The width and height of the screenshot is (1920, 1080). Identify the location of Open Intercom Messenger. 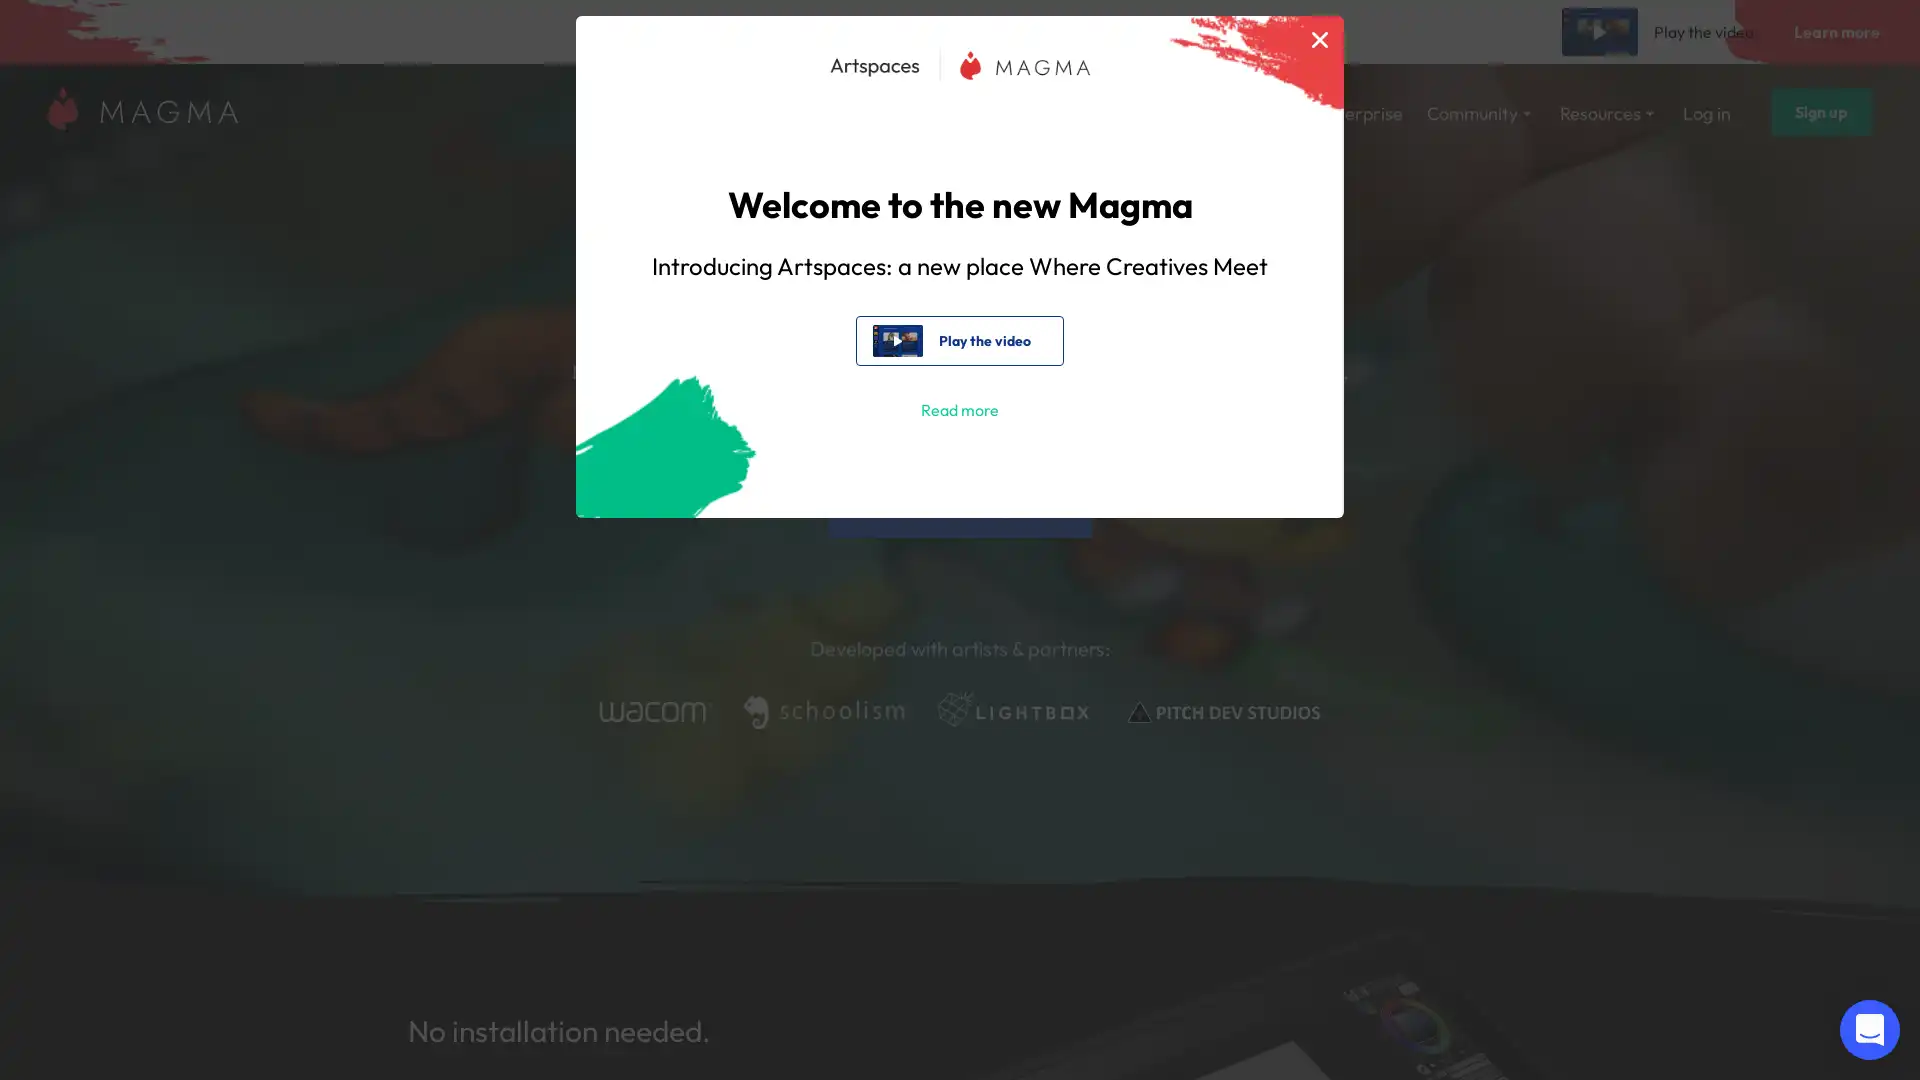
(1869, 1029).